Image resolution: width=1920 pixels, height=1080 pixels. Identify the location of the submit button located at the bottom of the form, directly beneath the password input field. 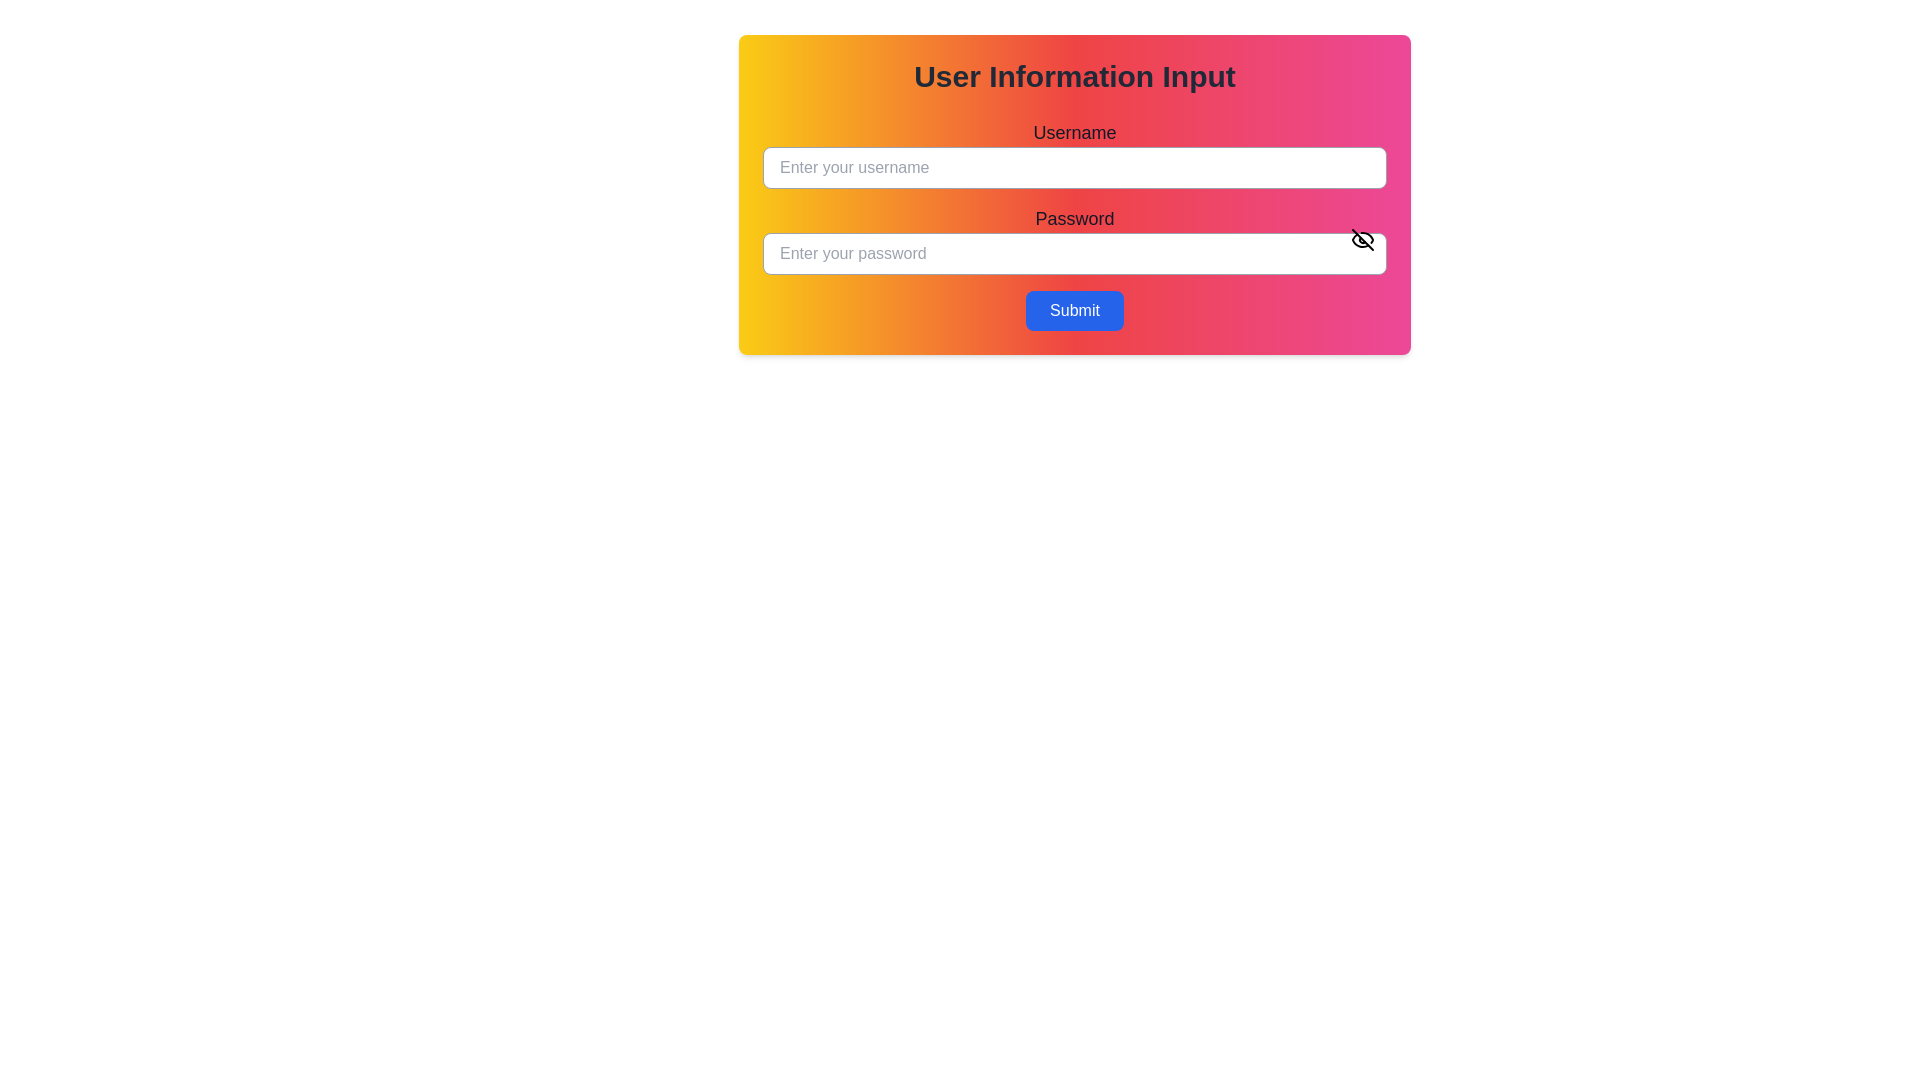
(1074, 311).